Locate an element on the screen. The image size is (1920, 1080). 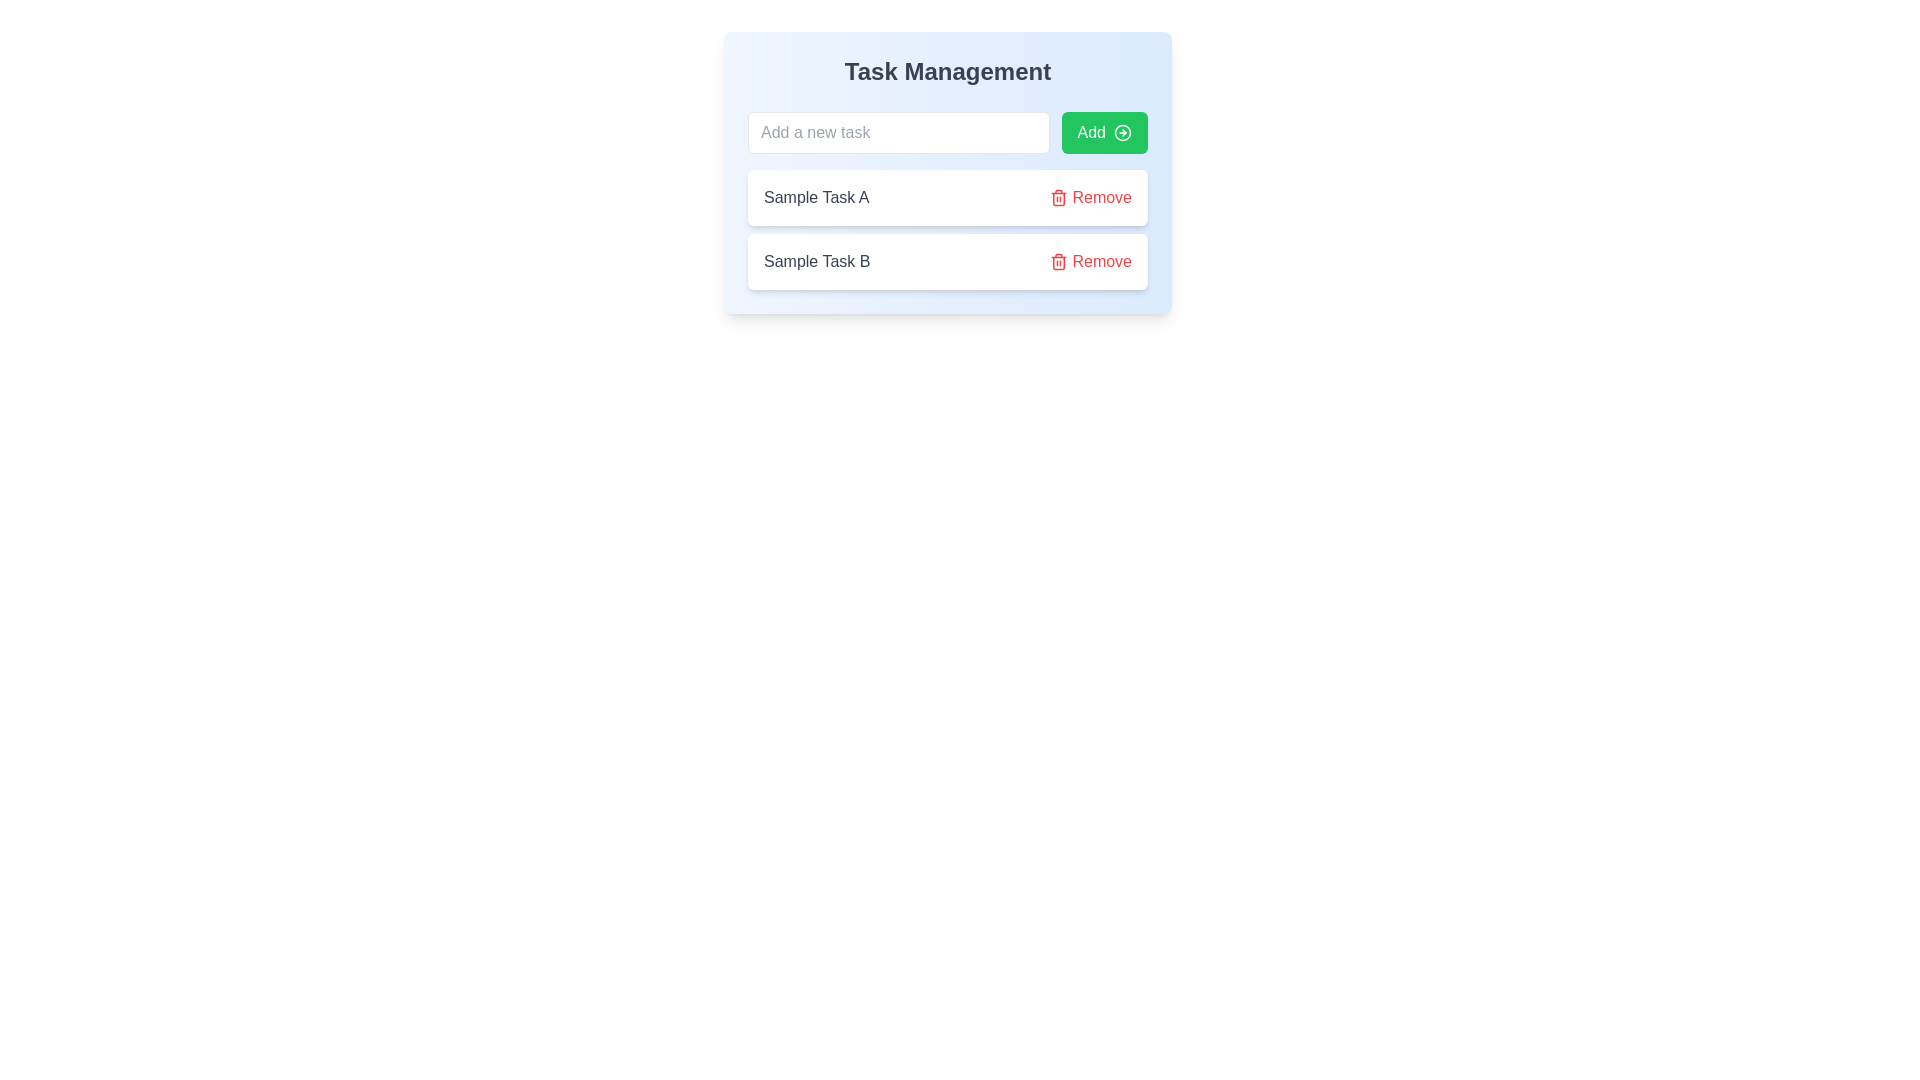
the 'Remove' button associated with 'Sample Task A' is located at coordinates (1090, 197).